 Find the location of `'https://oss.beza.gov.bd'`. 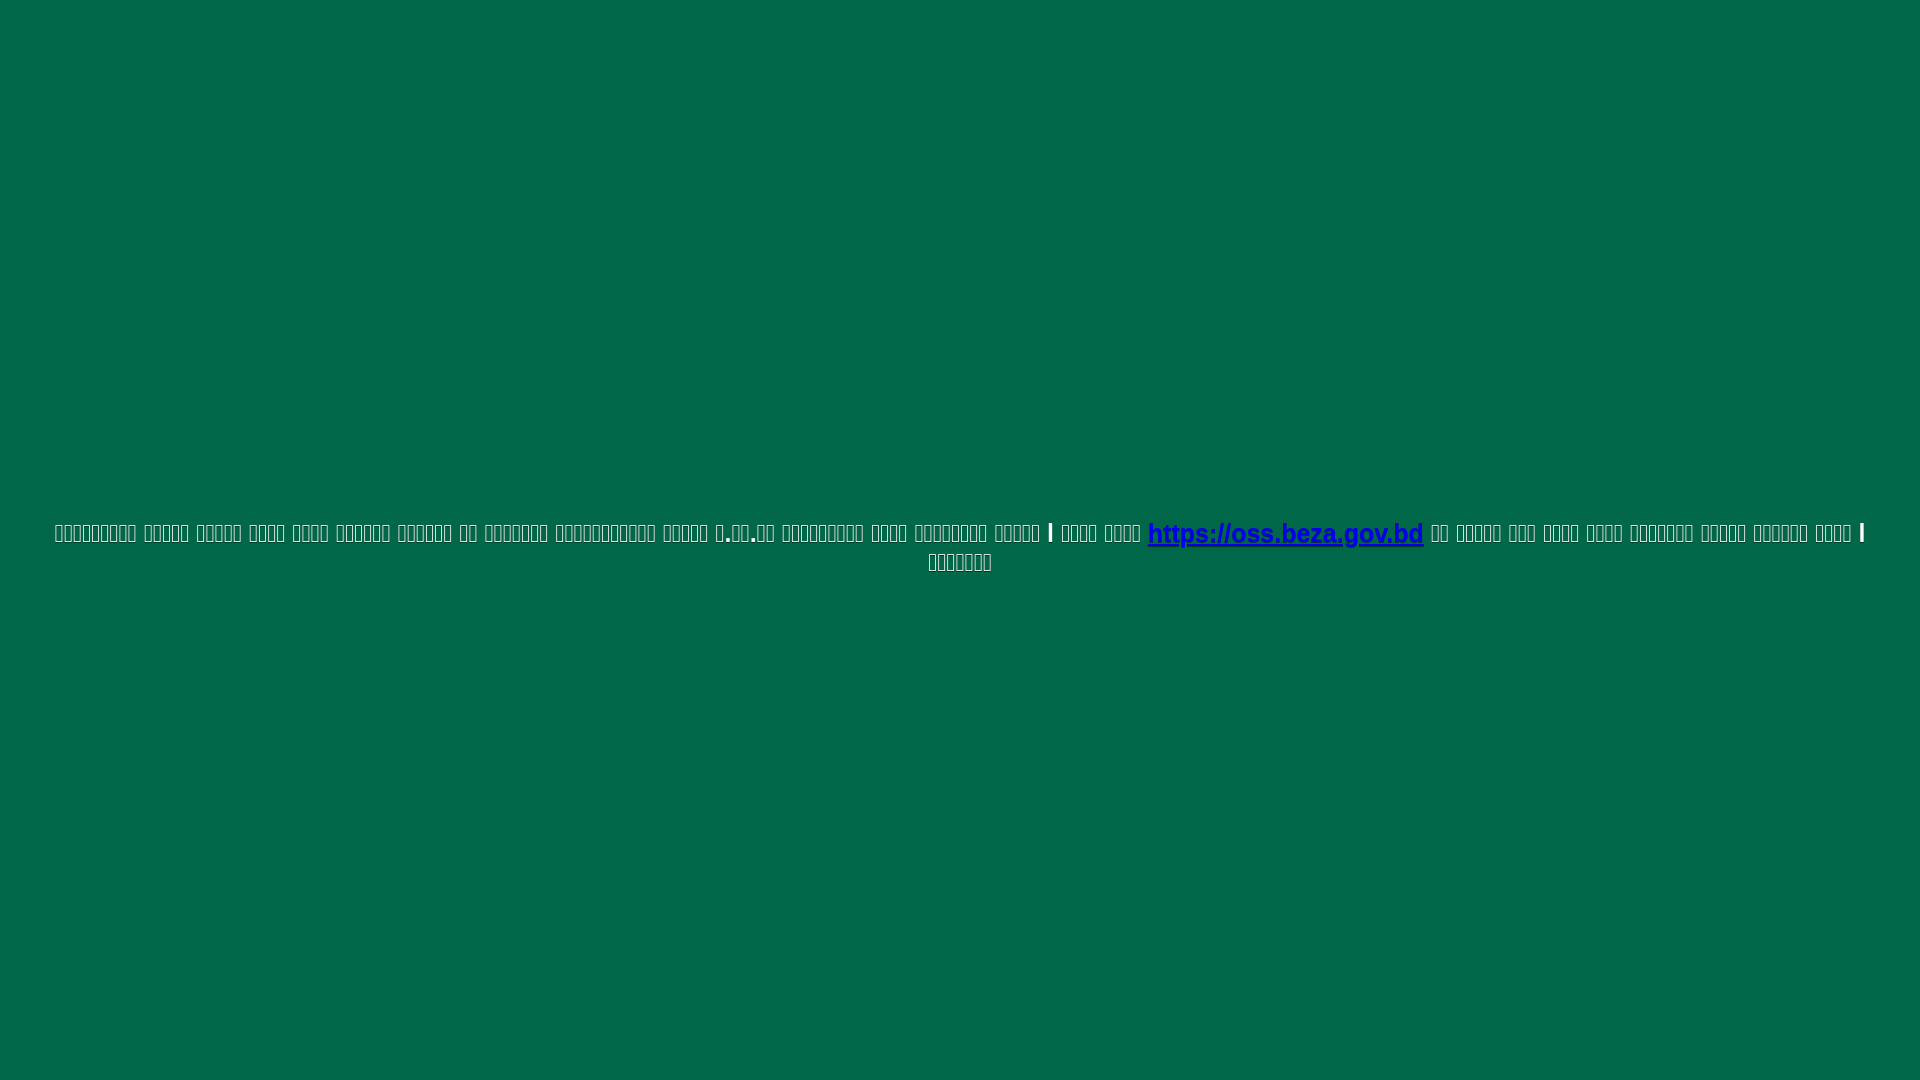

'https://oss.beza.gov.bd' is located at coordinates (1286, 531).